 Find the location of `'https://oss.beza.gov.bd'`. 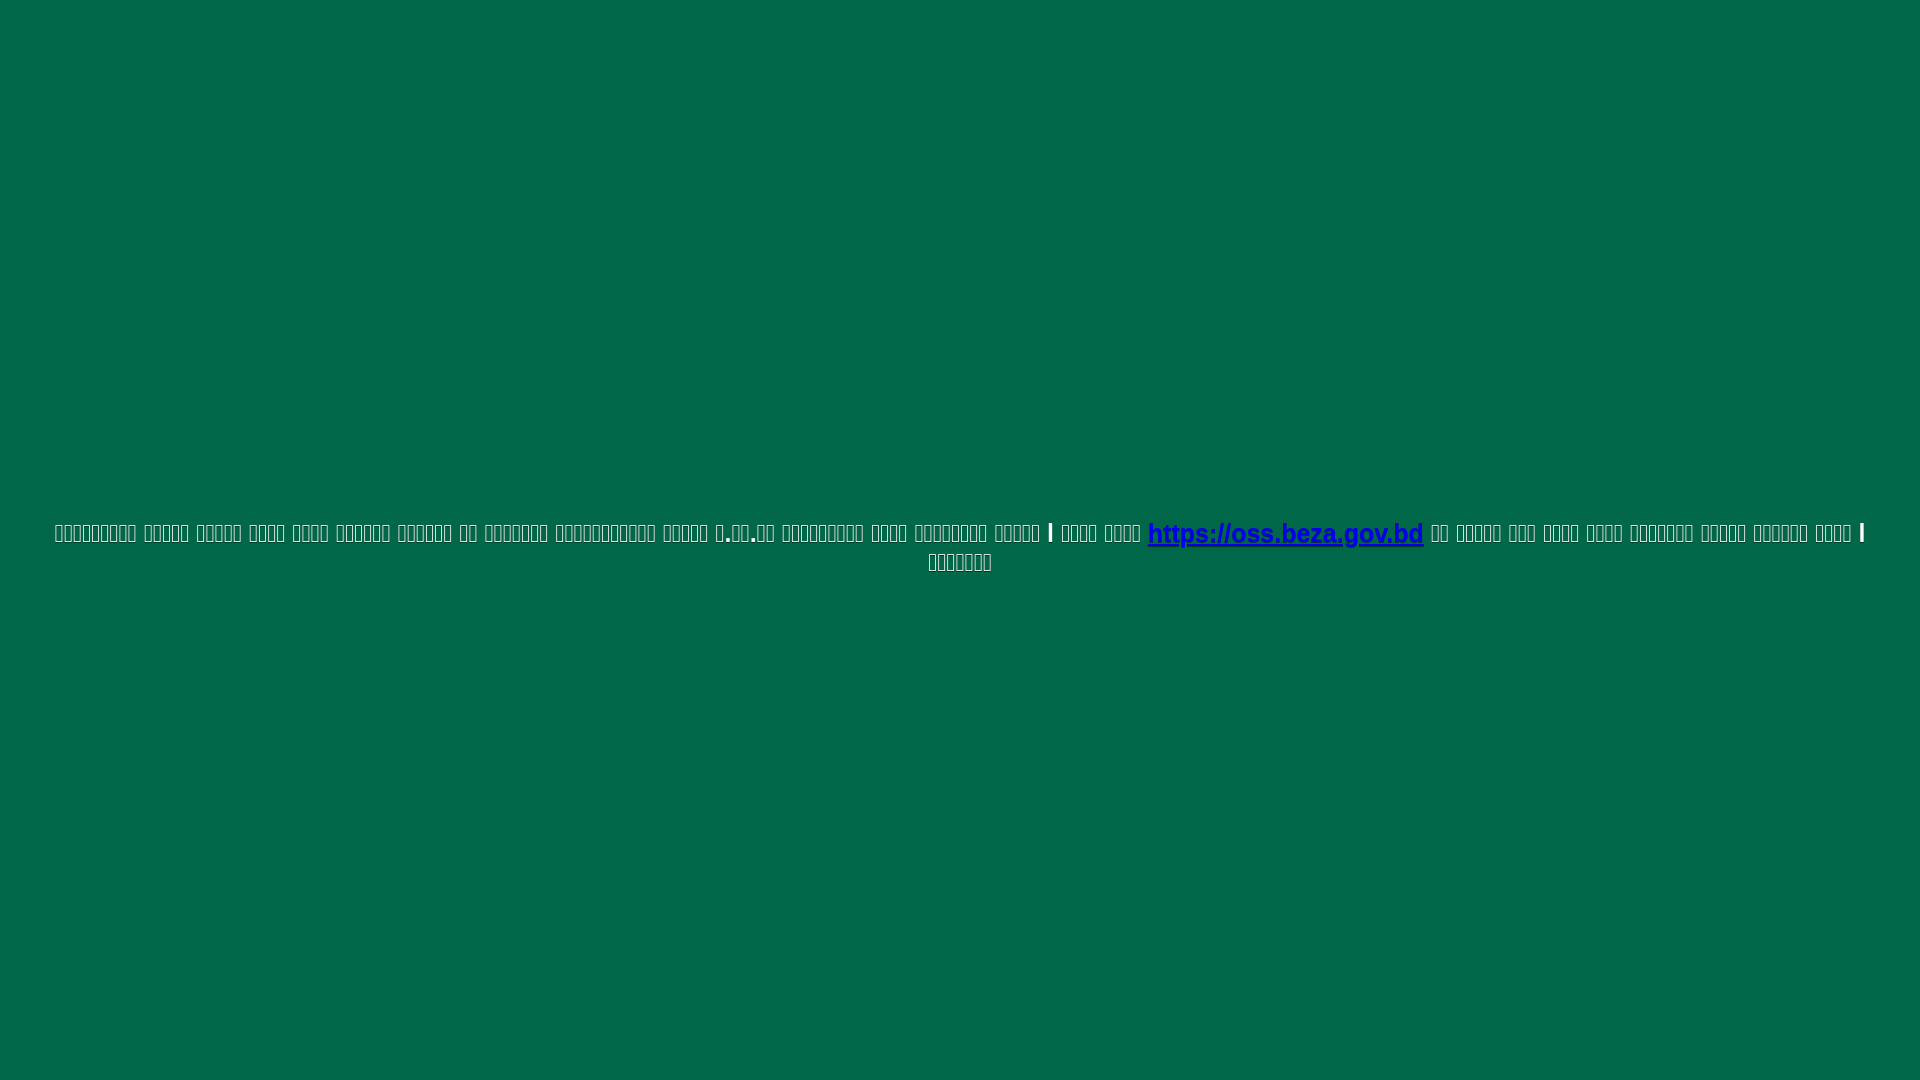

'https://oss.beza.gov.bd' is located at coordinates (1286, 531).